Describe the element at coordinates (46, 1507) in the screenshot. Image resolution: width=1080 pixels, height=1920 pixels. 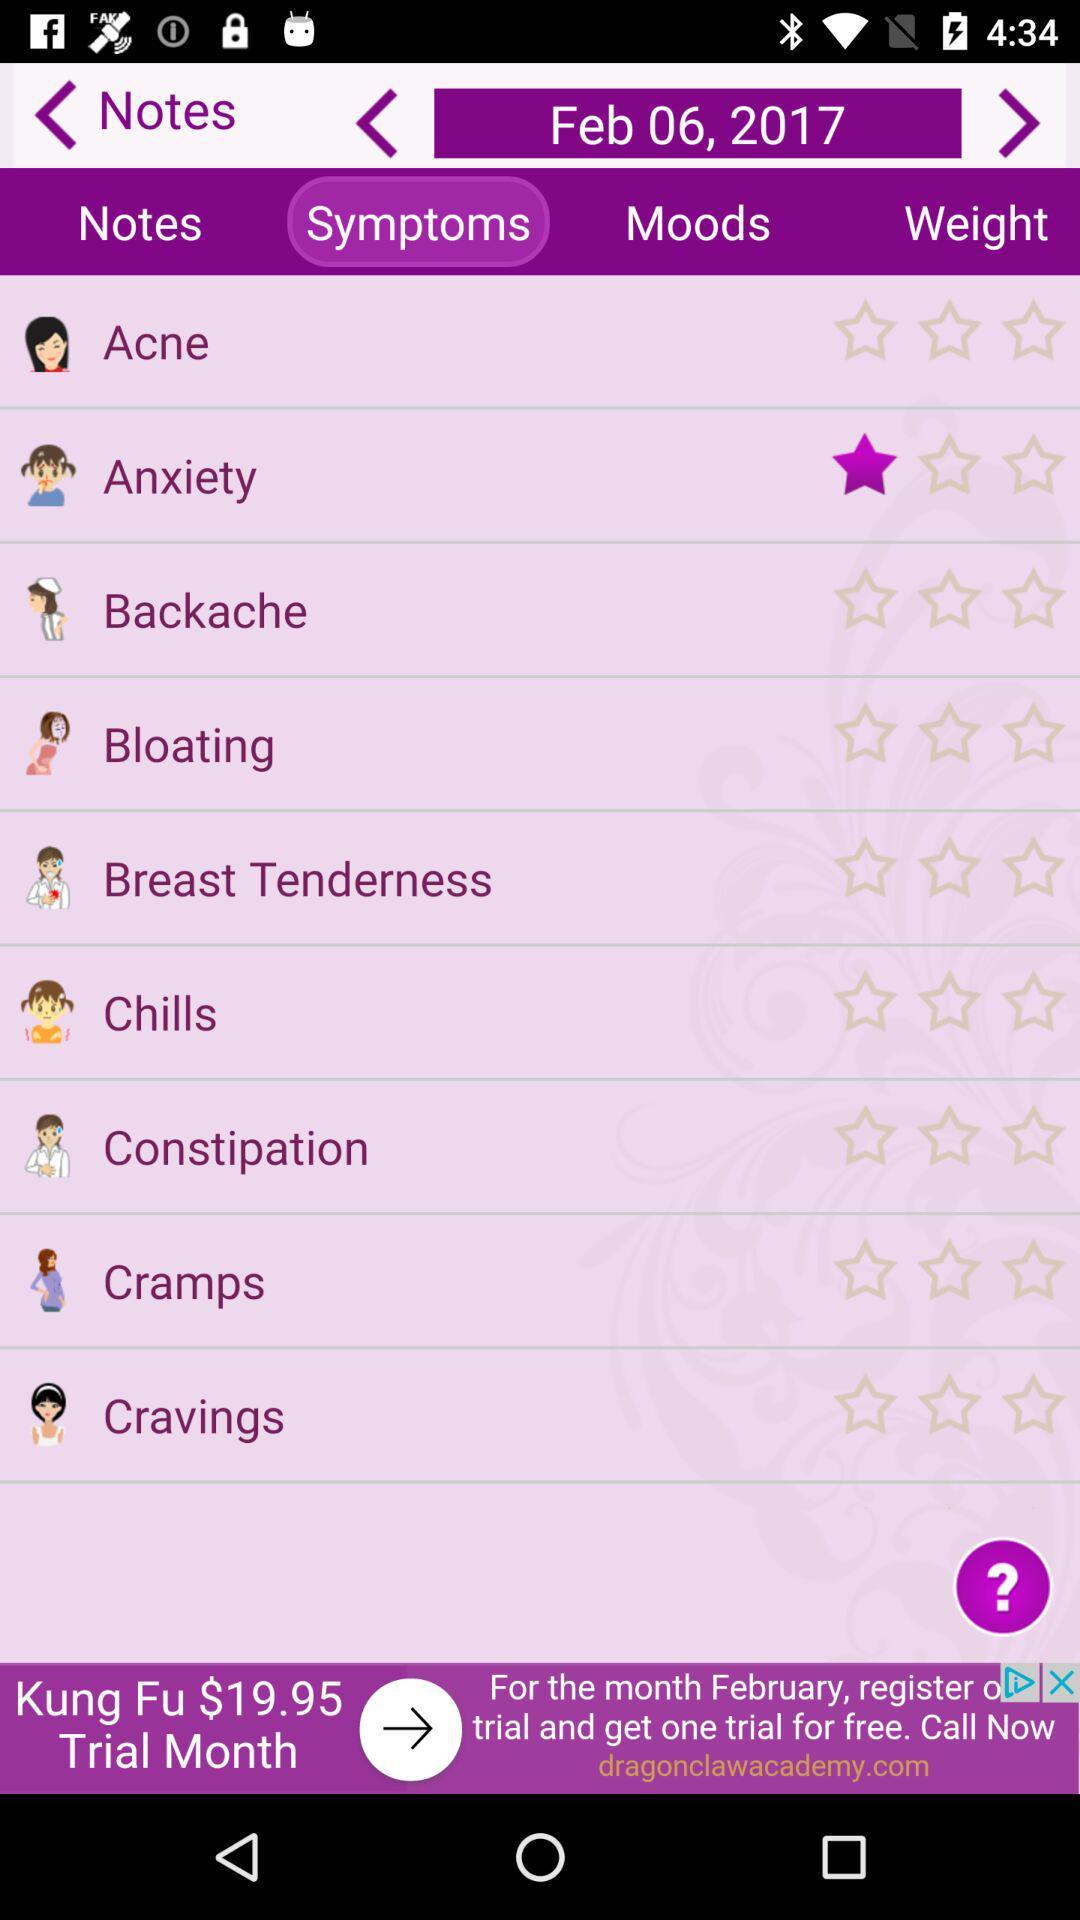
I see `blank page` at that location.